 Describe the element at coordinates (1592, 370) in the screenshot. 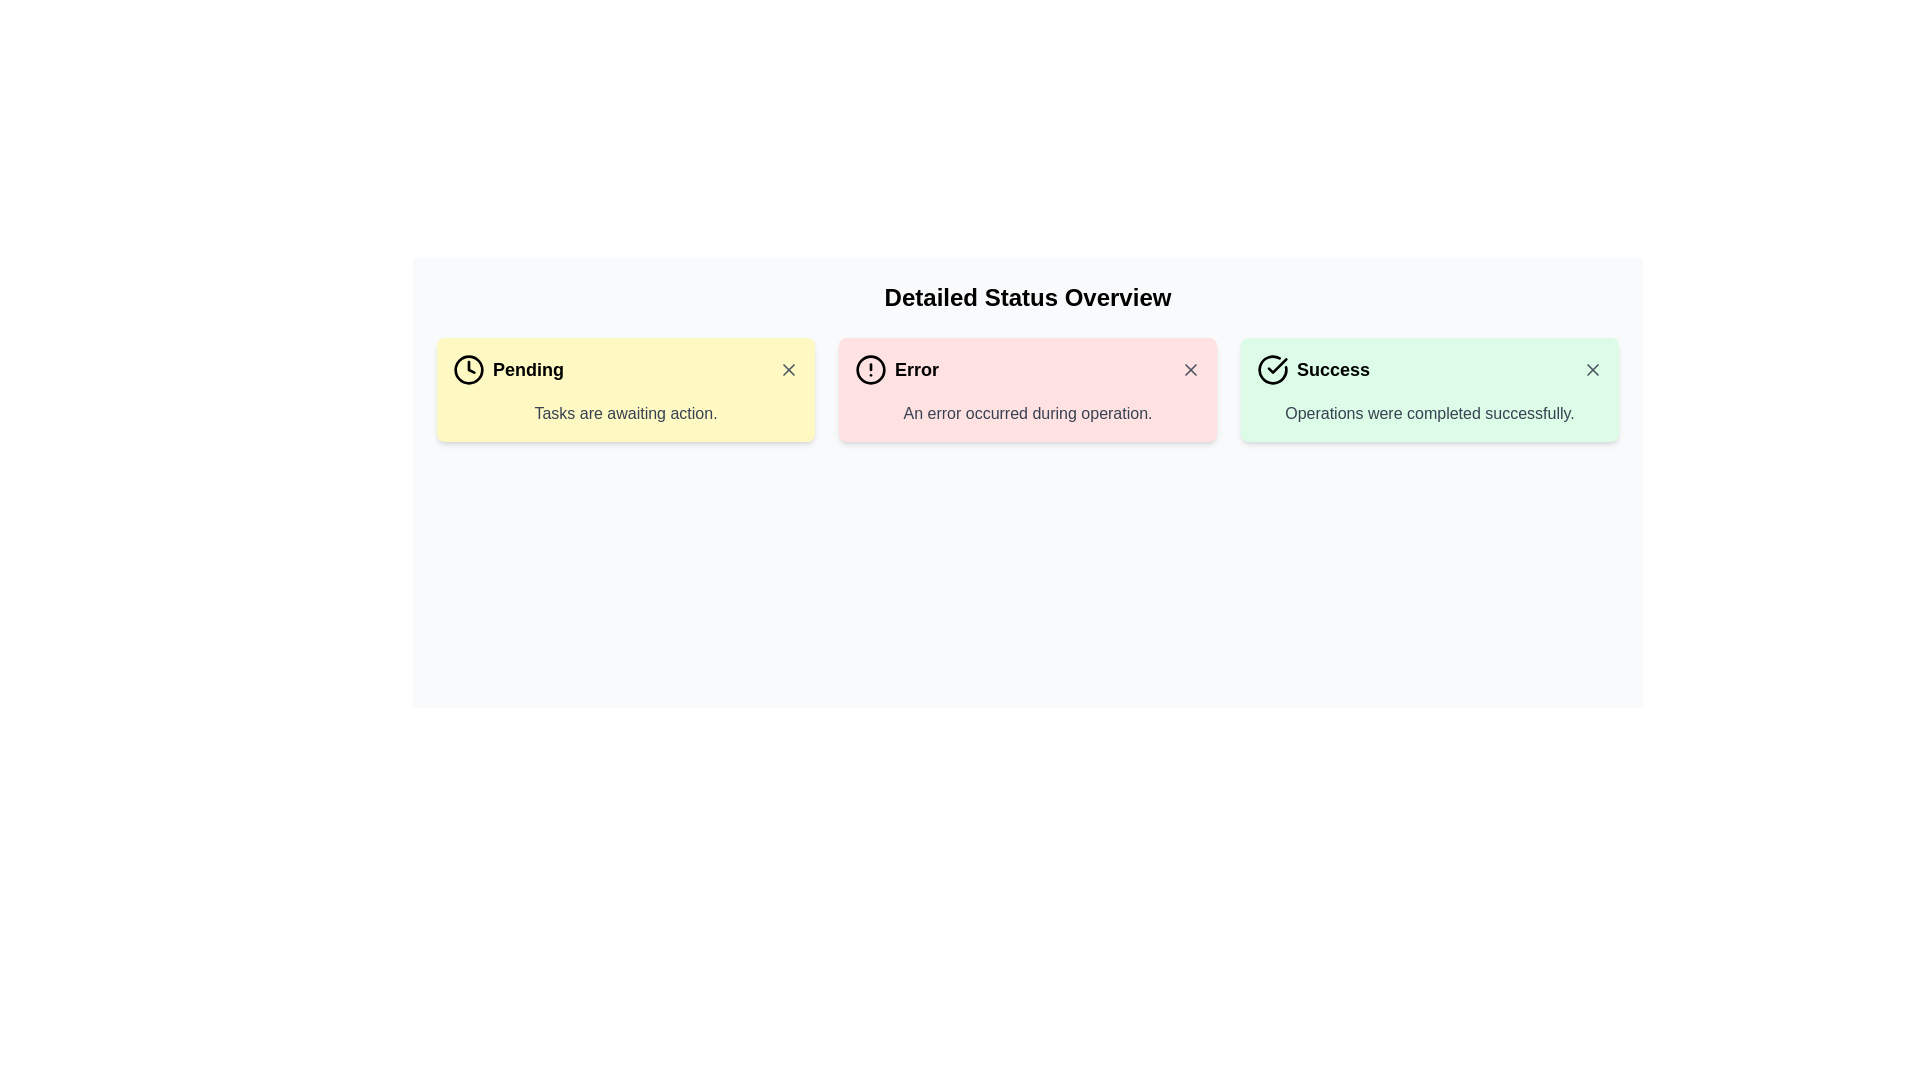

I see `the 'X' button in the 'Success' notification` at that location.